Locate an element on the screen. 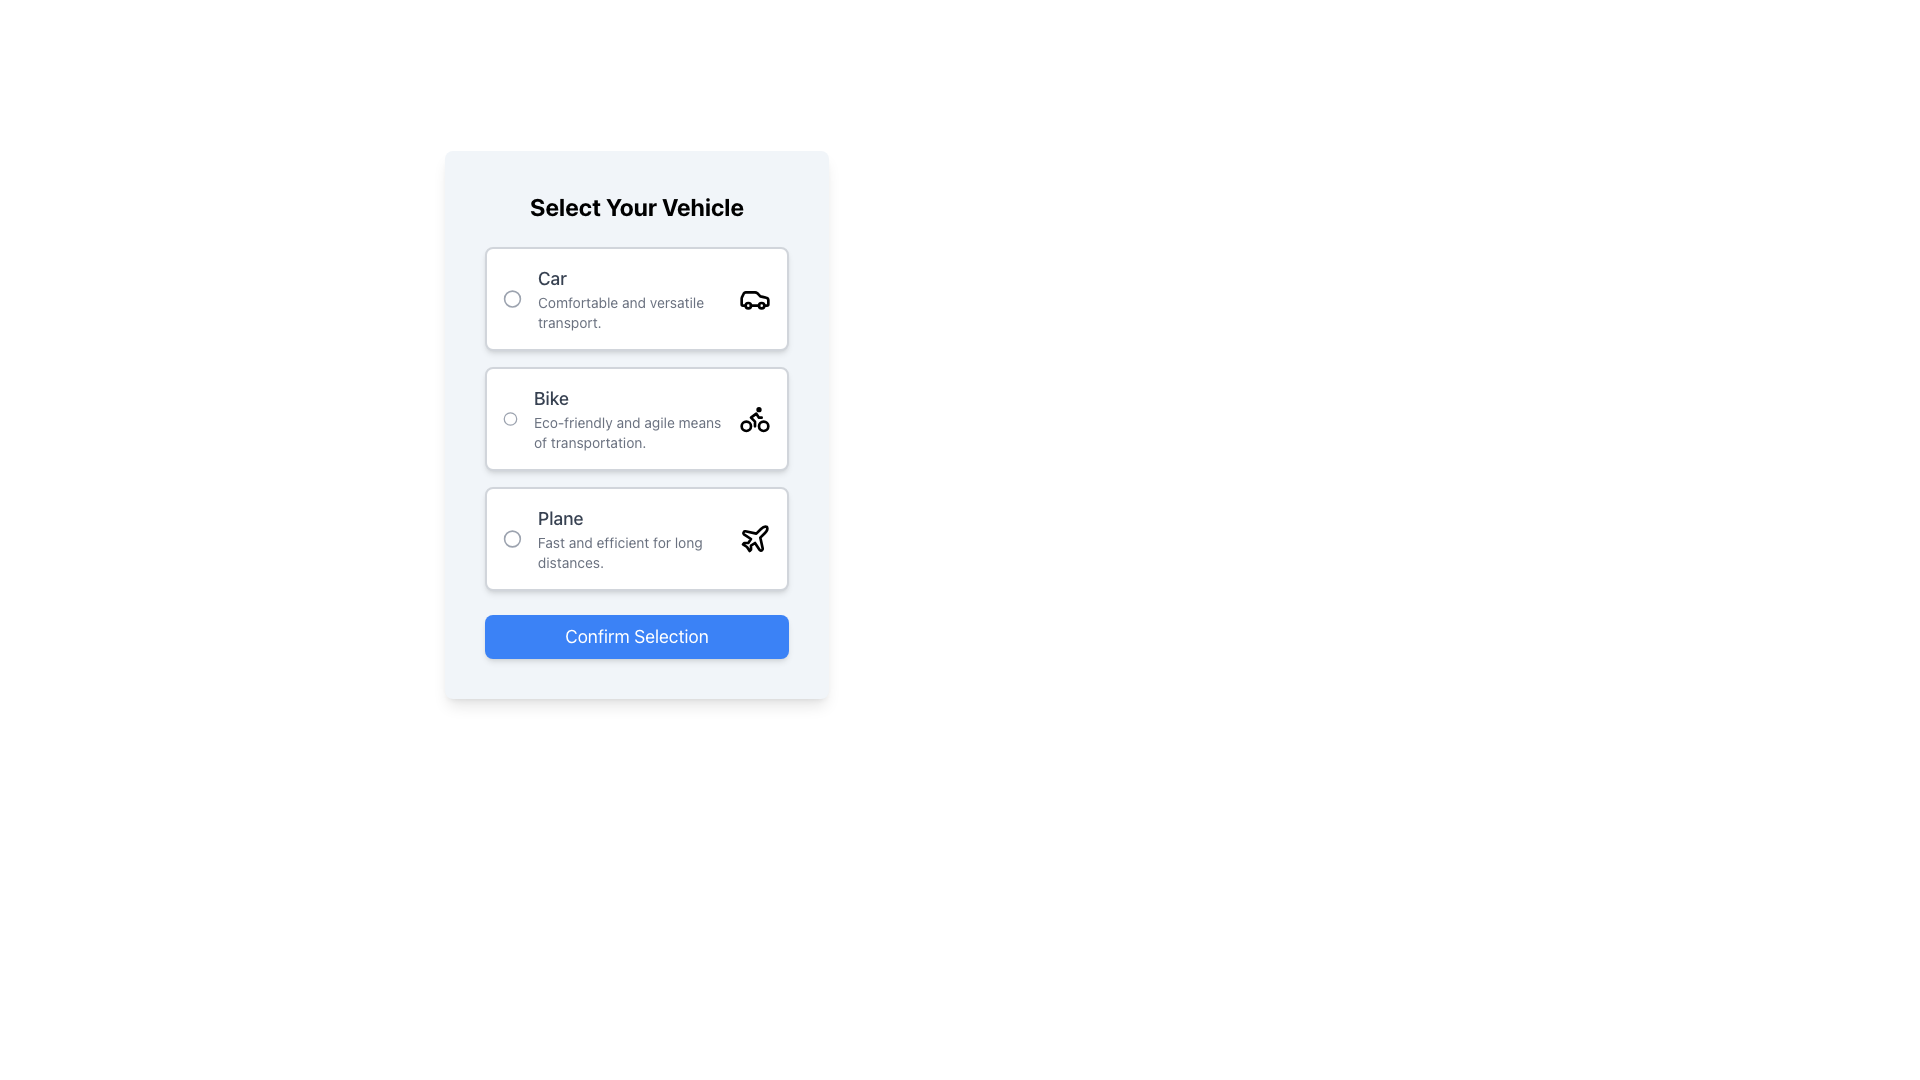 This screenshot has height=1080, width=1920. the radio button is located at coordinates (512, 299).